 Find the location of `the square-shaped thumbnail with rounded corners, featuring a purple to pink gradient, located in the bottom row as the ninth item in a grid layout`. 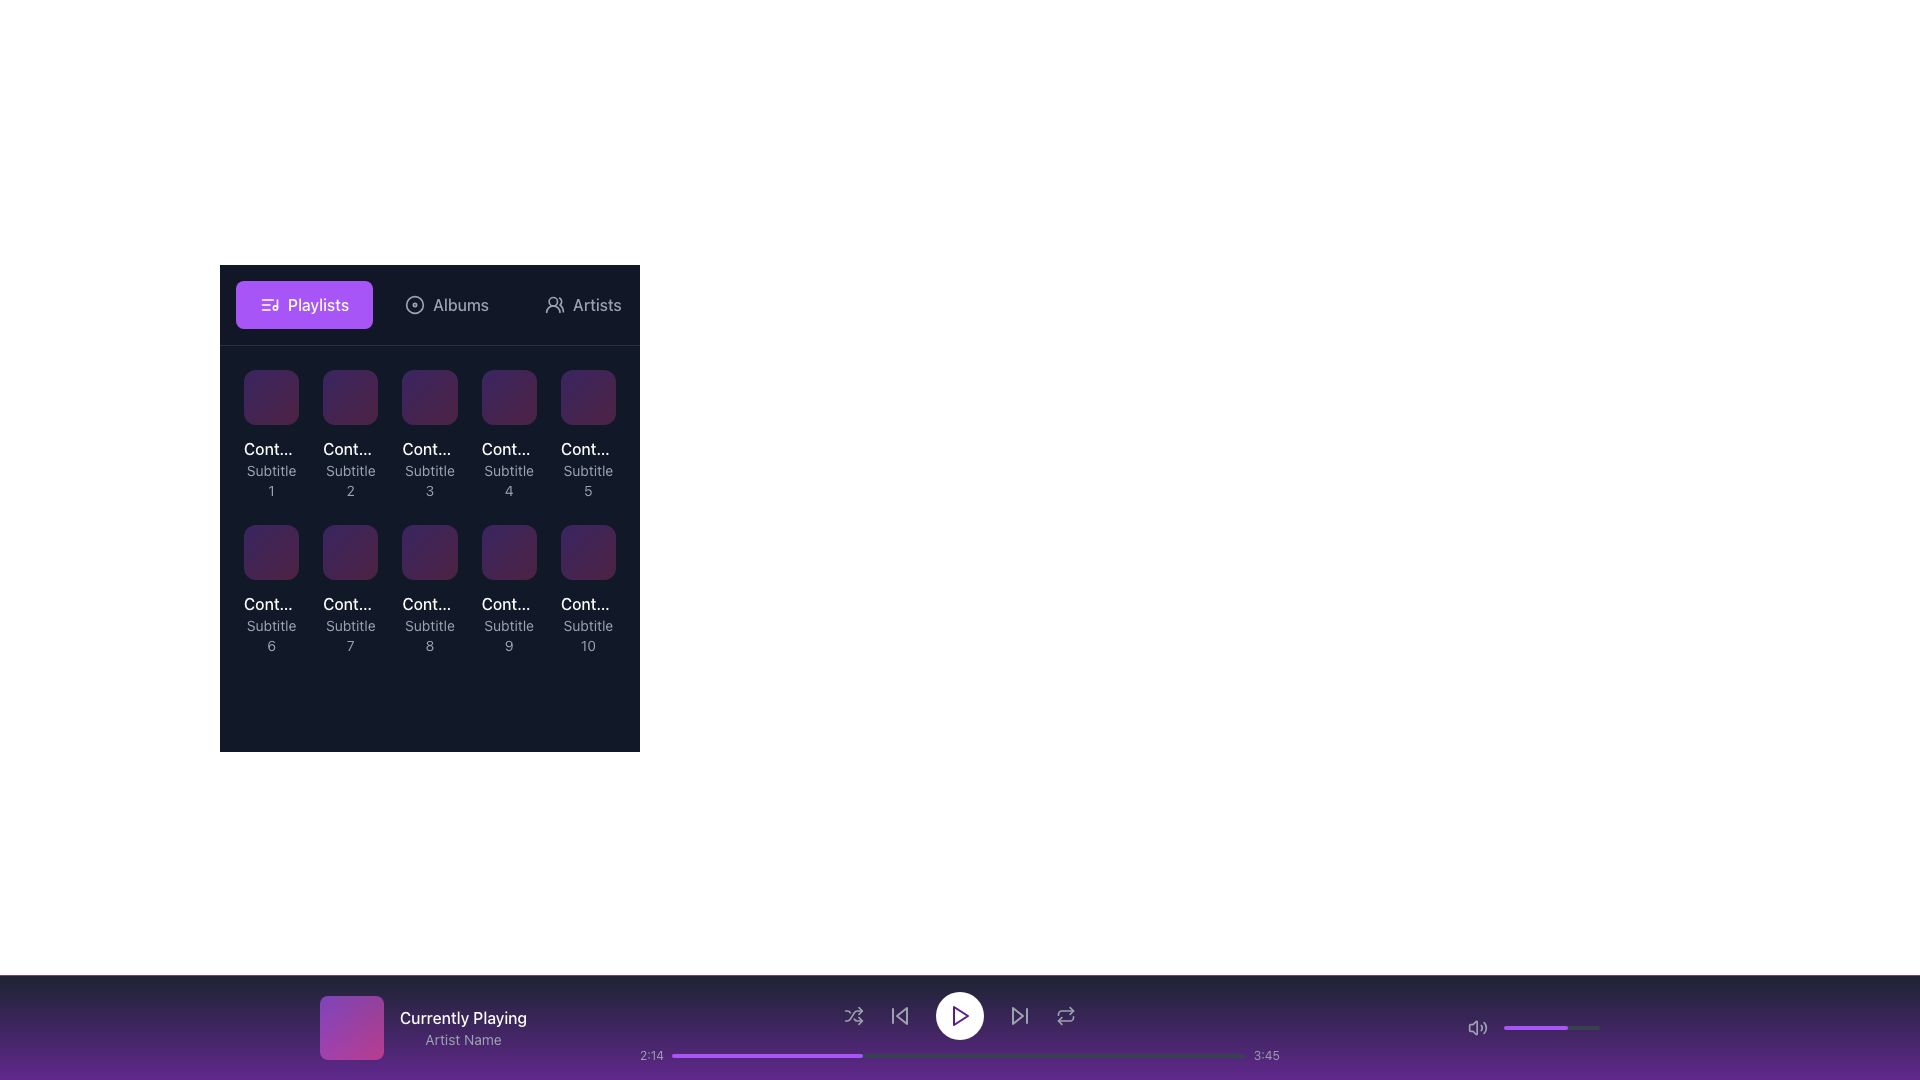

the square-shaped thumbnail with rounded corners, featuring a purple to pink gradient, located in the bottom row as the ninth item in a grid layout is located at coordinates (509, 552).